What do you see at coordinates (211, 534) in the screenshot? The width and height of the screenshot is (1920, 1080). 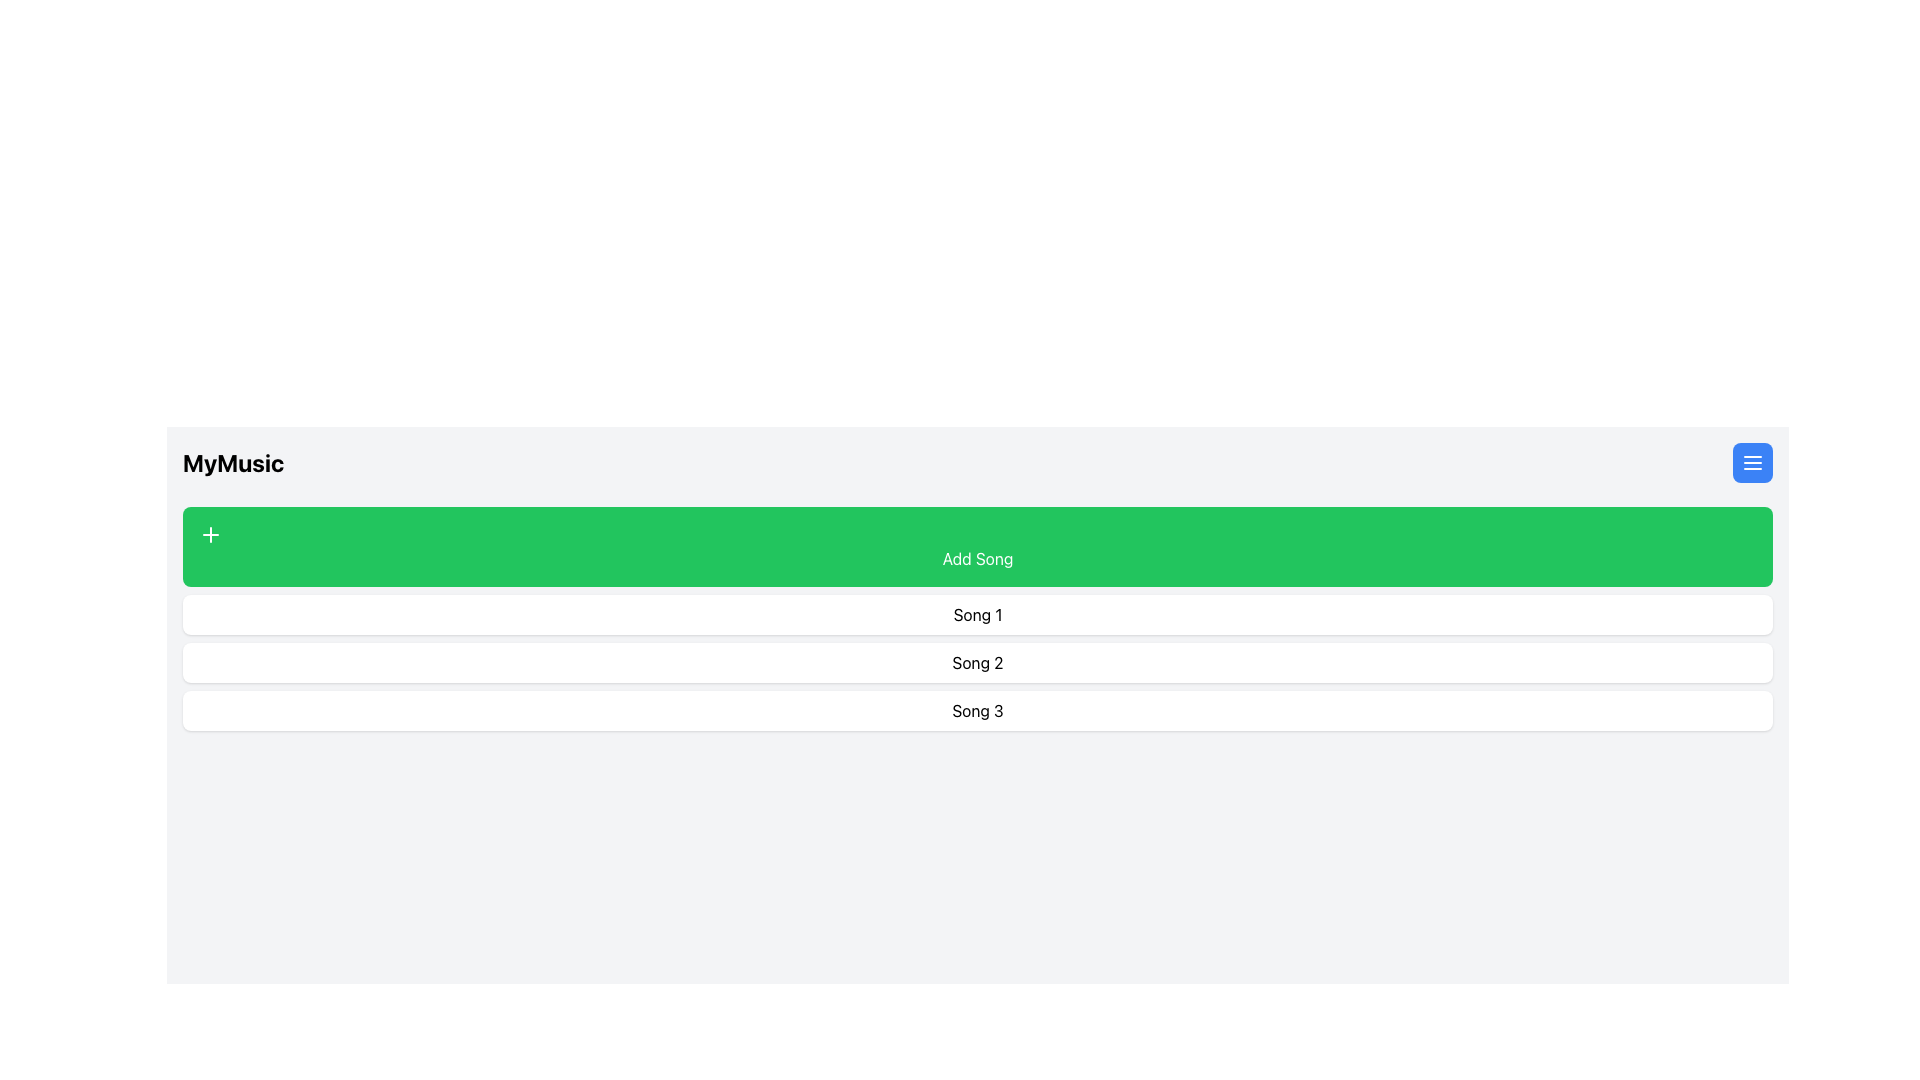 I see `the icon on the 'Add Song' button, located towards the left side of the button` at bounding box center [211, 534].